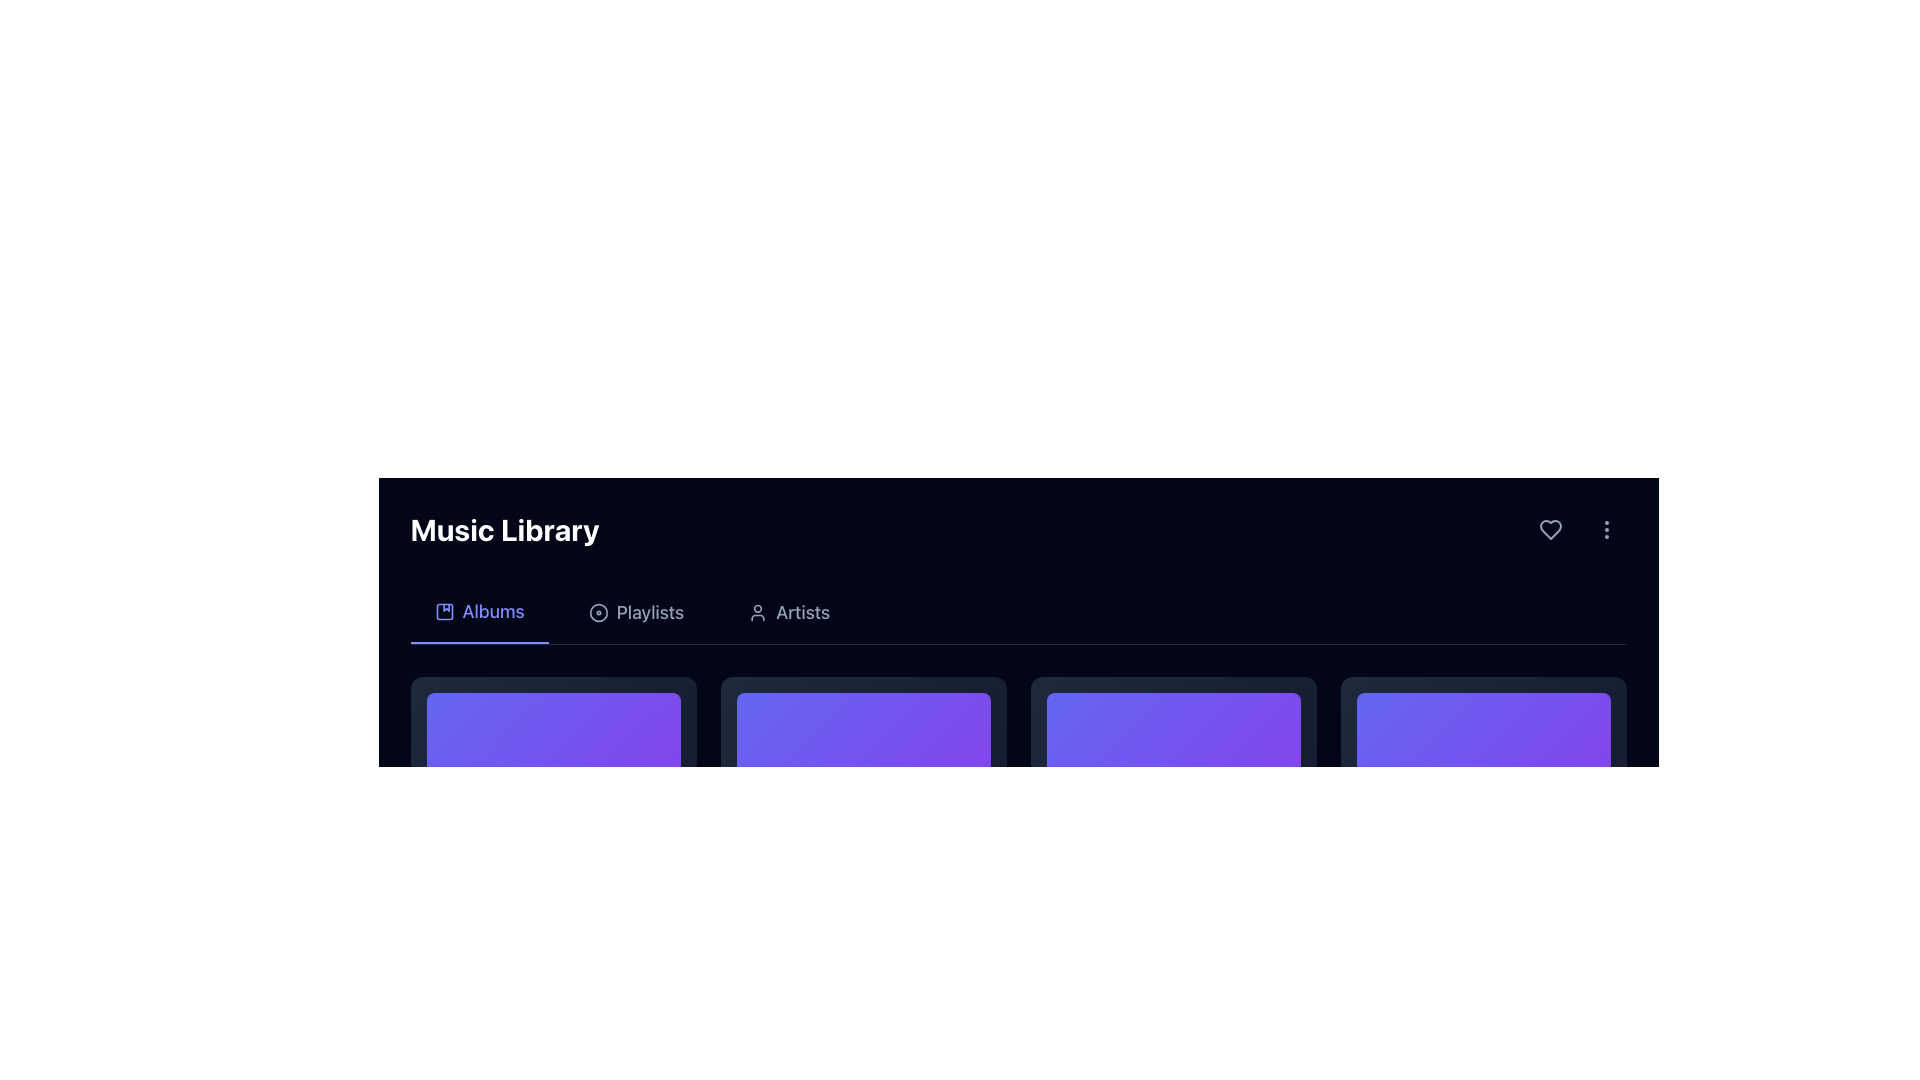 The height and width of the screenshot is (1080, 1920). What do you see at coordinates (1606, 528) in the screenshot?
I see `the menu trigger button located at the top-right corner of the interface, next to the heart icon, to change its color` at bounding box center [1606, 528].